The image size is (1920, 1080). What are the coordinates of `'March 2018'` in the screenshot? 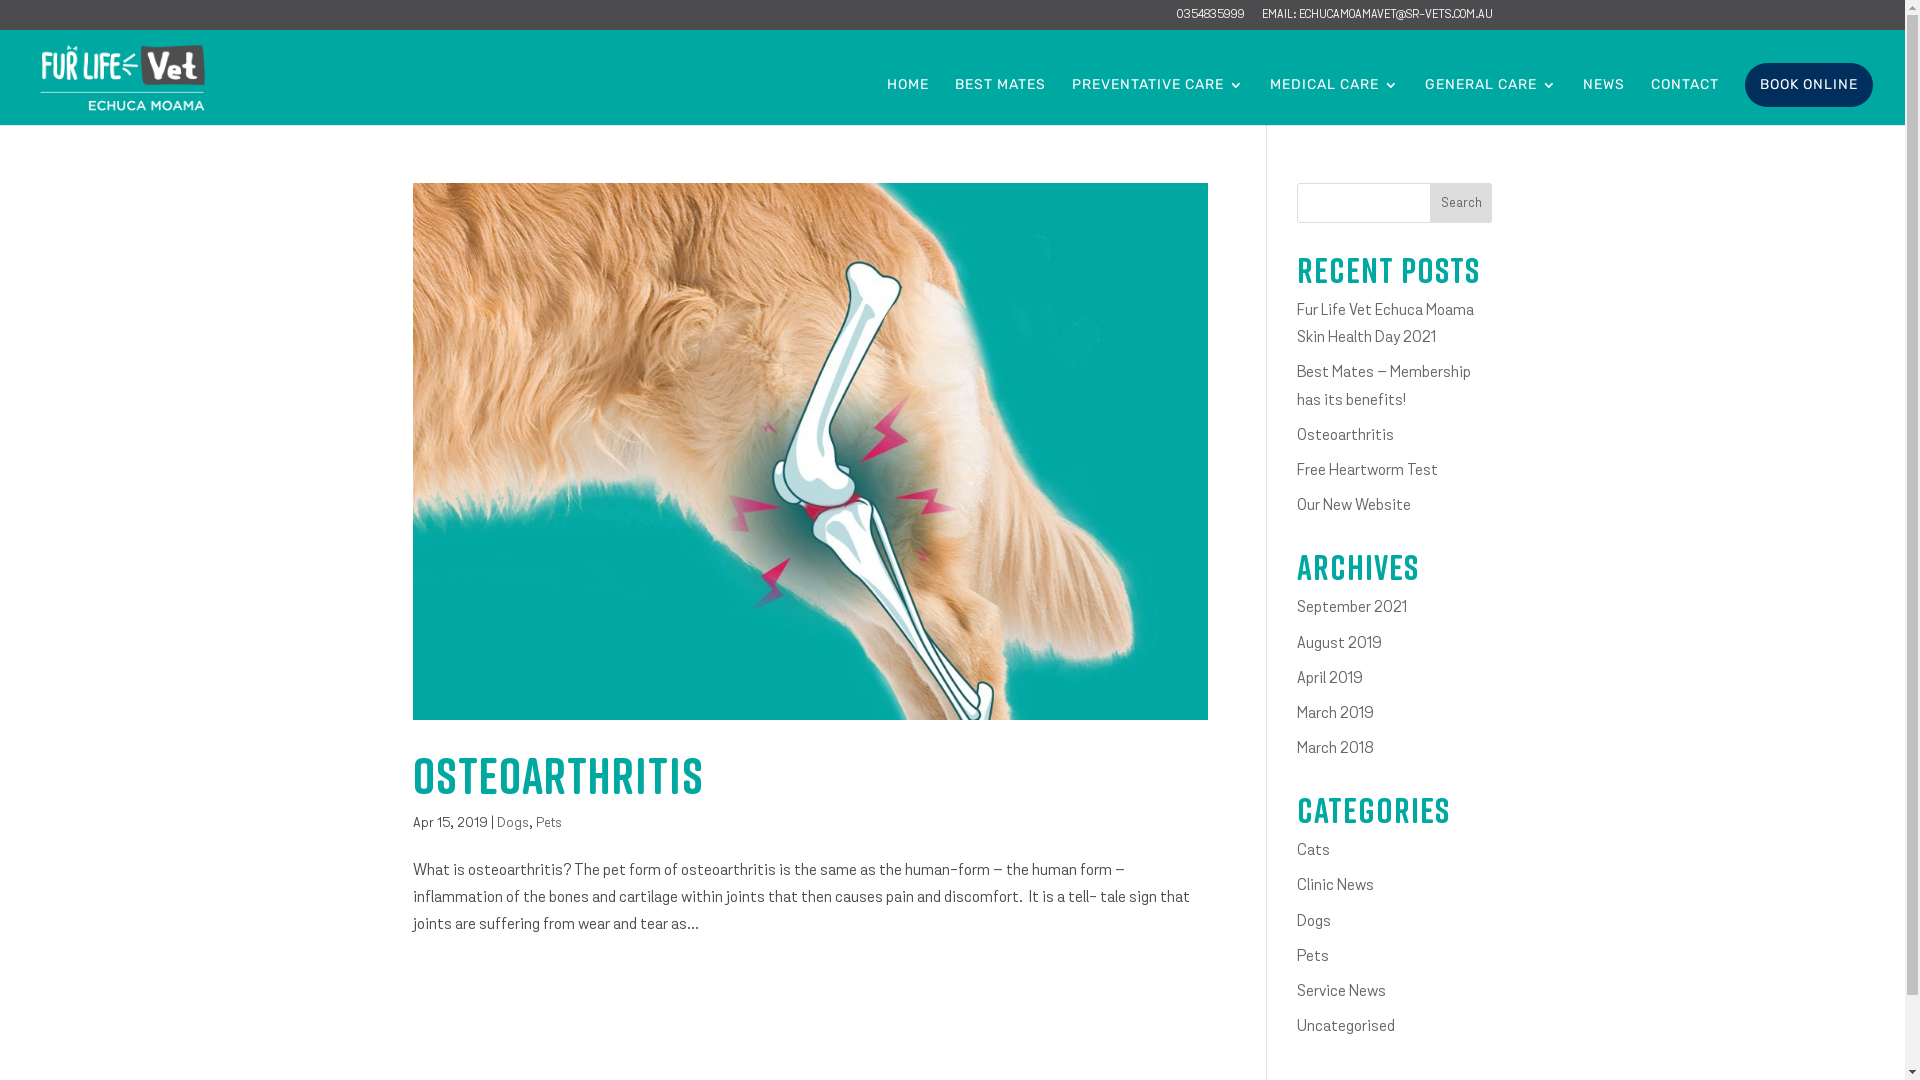 It's located at (1335, 748).